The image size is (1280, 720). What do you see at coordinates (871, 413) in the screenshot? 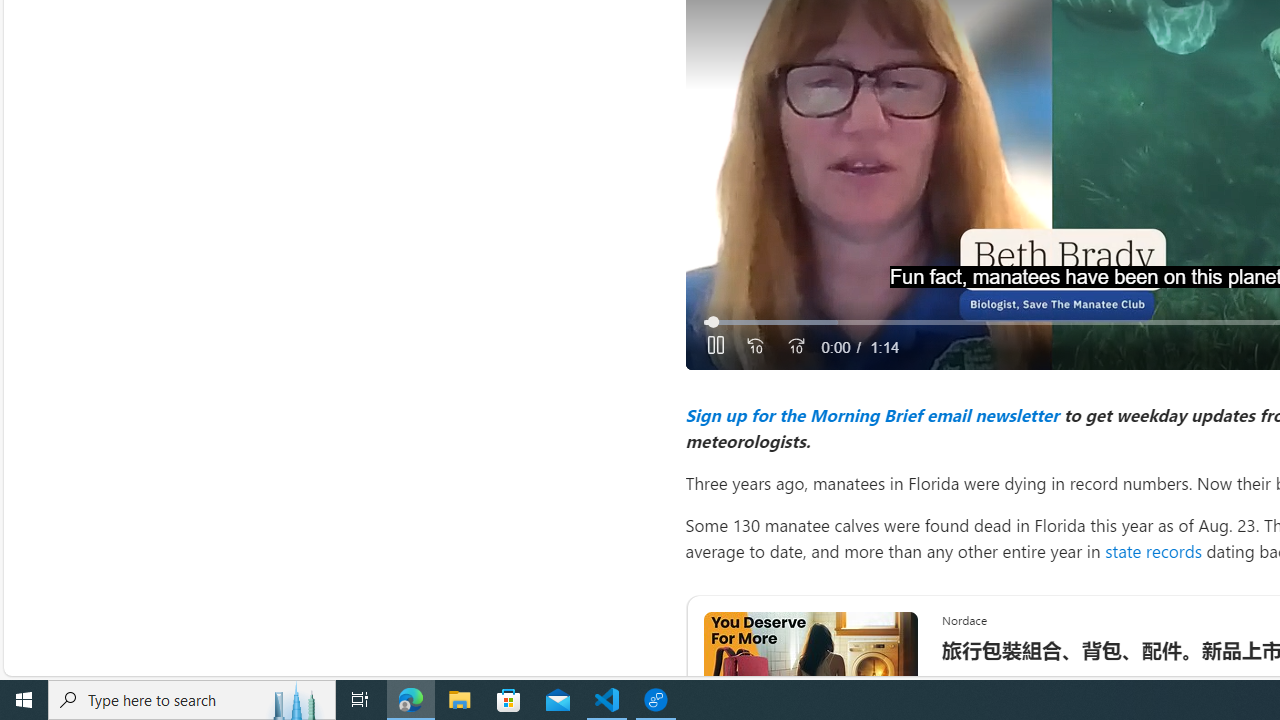
I see `'Sign up for the Morning Brief email newsletter'` at bounding box center [871, 413].